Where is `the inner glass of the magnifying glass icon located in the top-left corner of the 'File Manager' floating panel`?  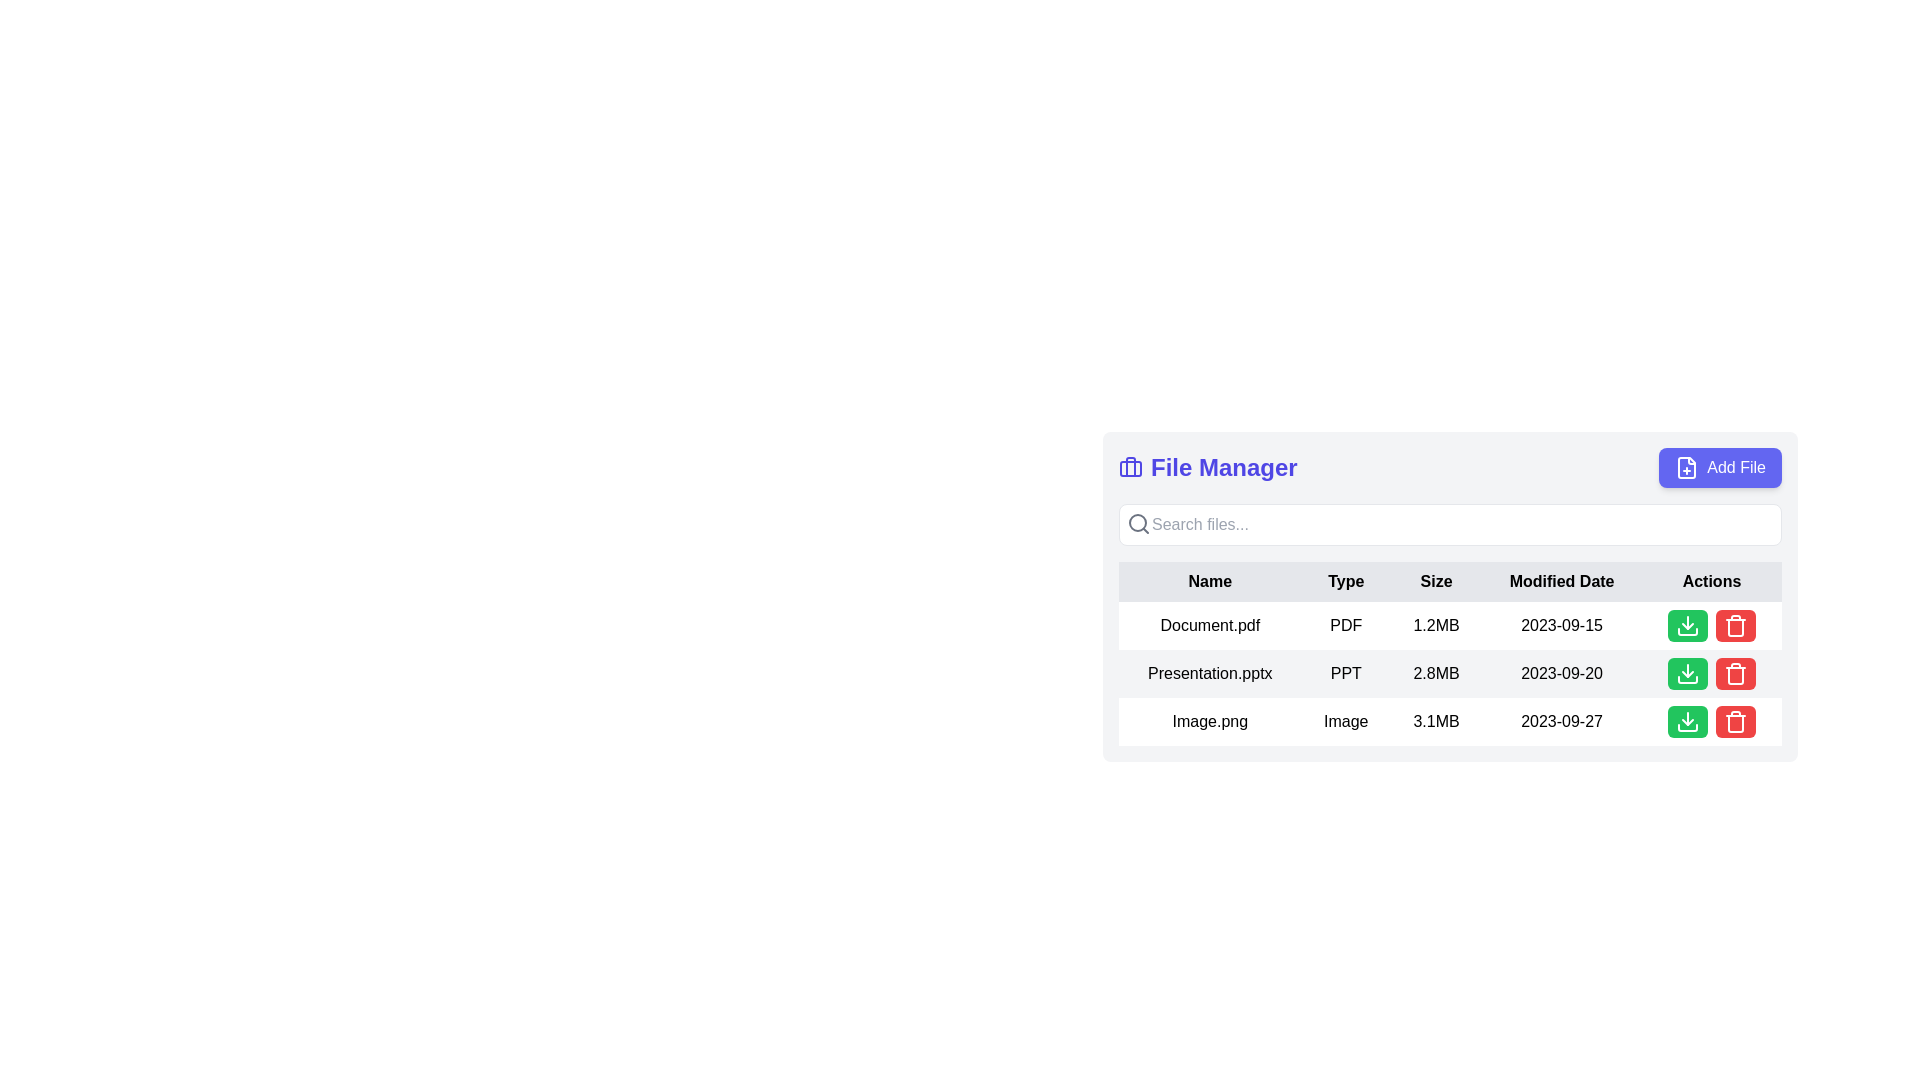 the inner glass of the magnifying glass icon located in the top-left corner of the 'File Manager' floating panel is located at coordinates (1137, 522).